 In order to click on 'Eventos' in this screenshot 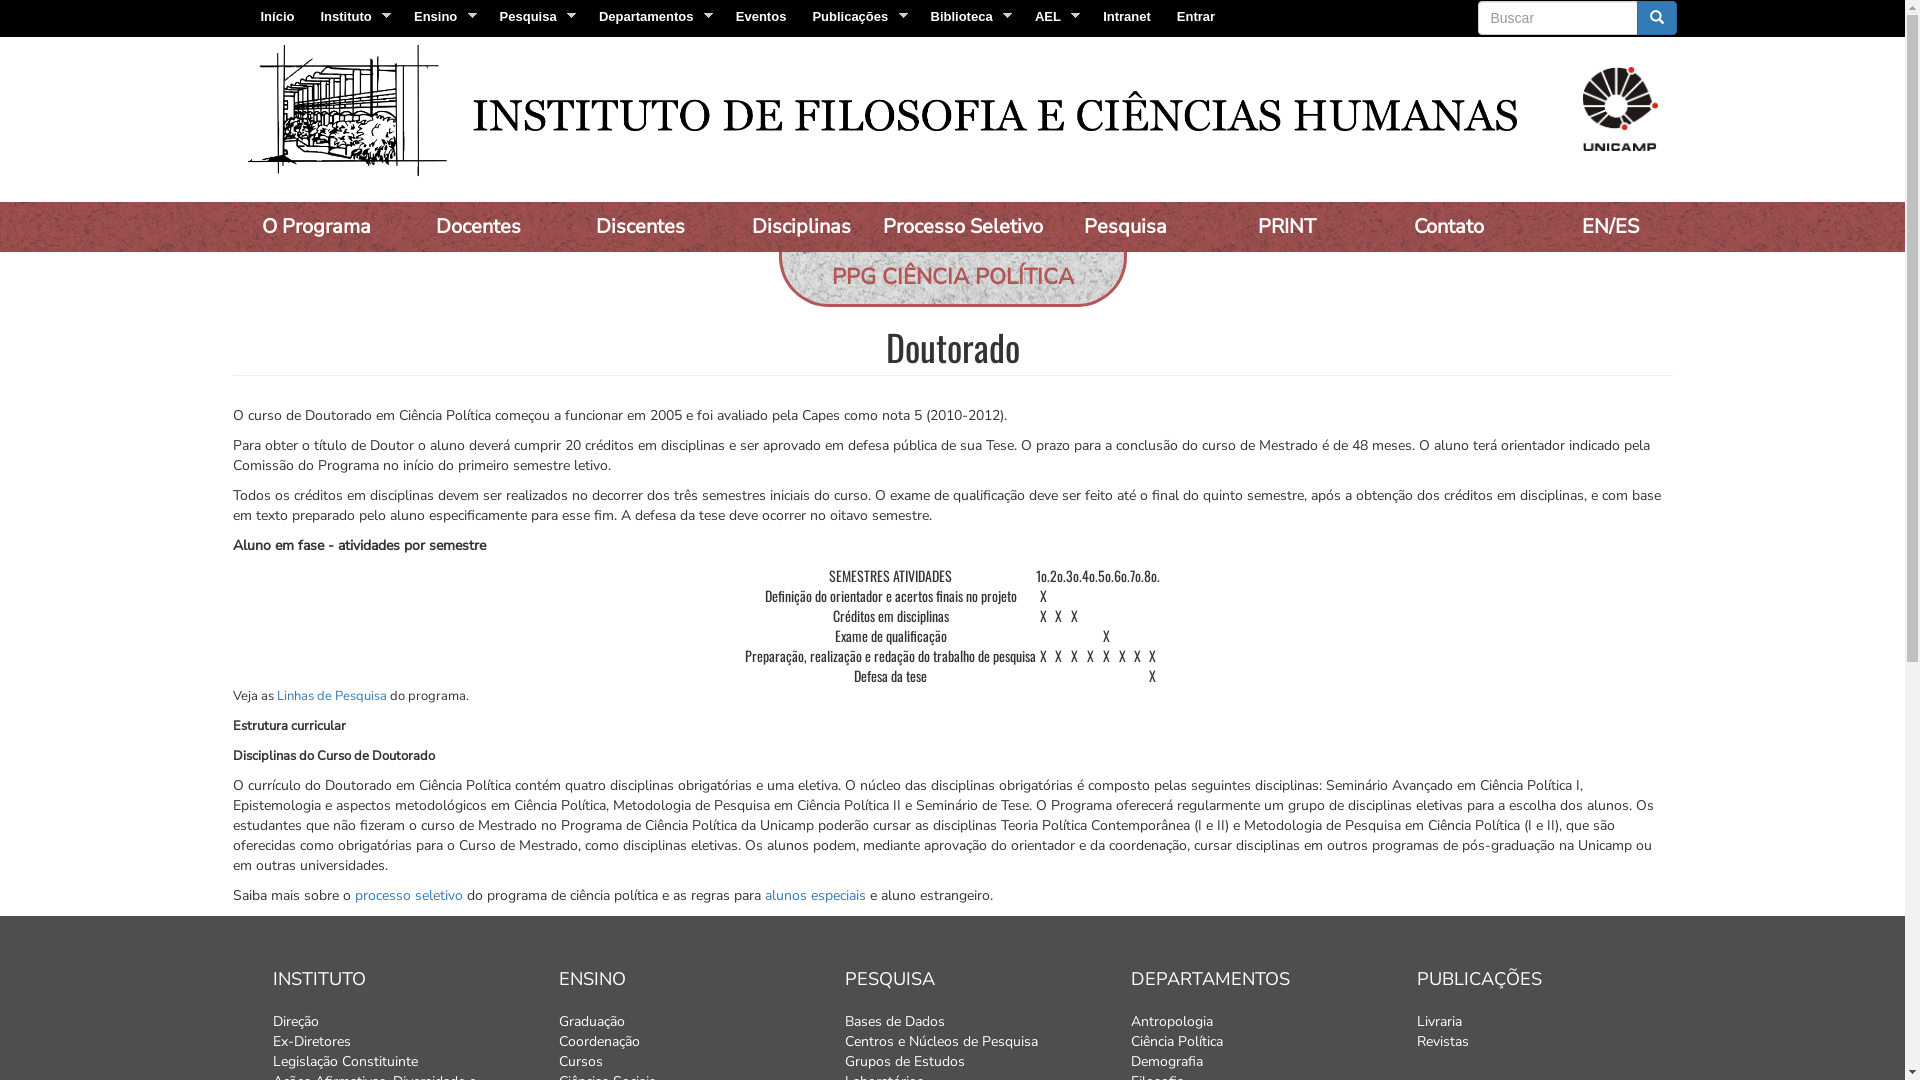, I will do `click(722, 16)`.